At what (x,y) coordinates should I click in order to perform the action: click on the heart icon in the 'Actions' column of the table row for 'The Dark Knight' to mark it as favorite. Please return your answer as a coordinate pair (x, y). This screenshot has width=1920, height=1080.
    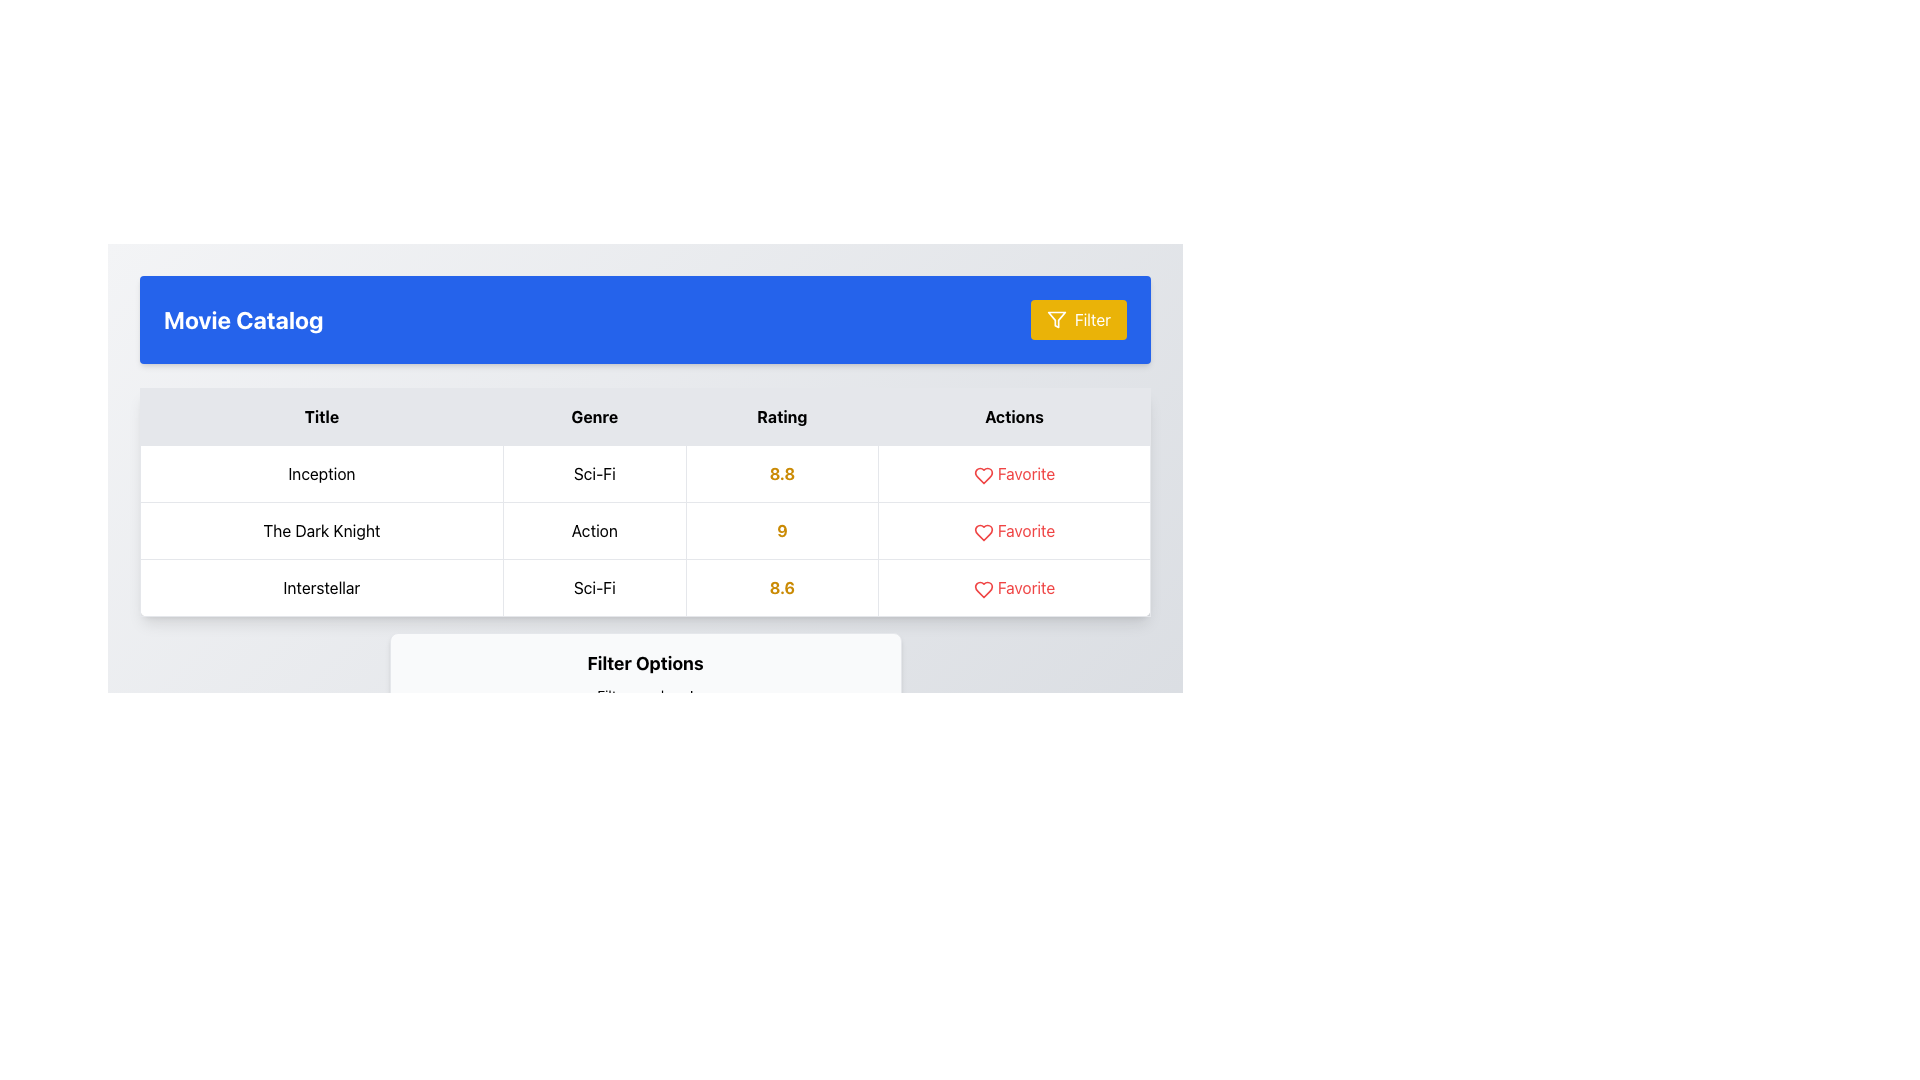
    Looking at the image, I should click on (983, 475).